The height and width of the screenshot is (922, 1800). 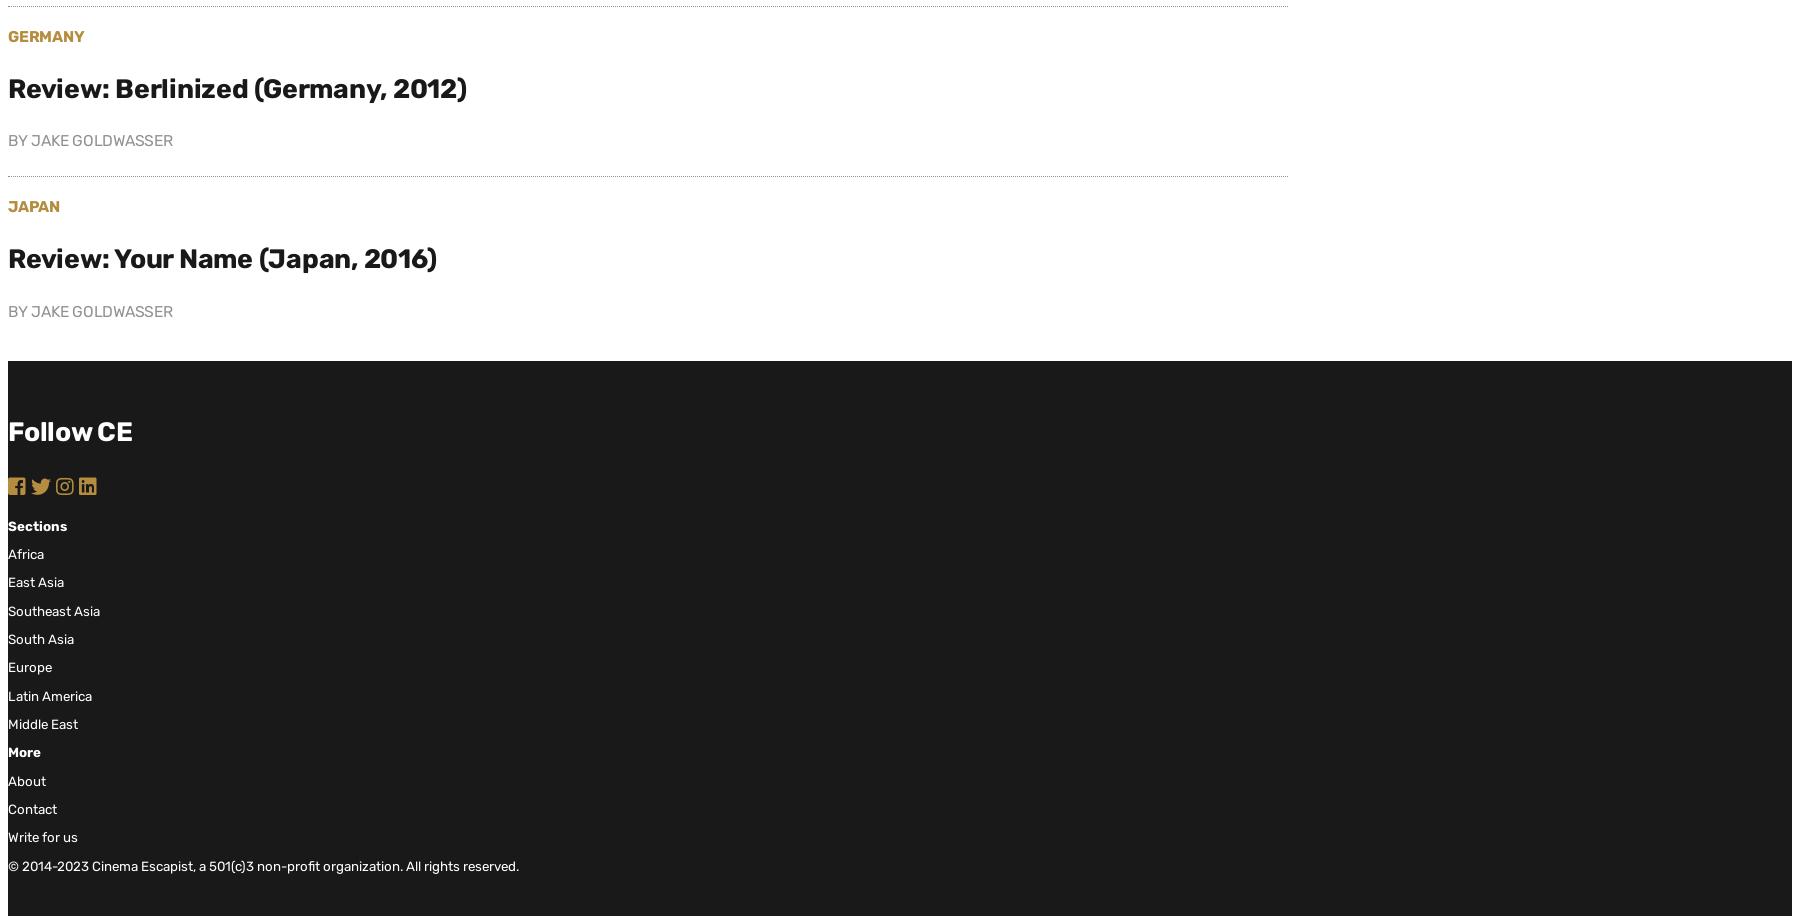 I want to click on 'South Asia', so click(x=6, y=639).